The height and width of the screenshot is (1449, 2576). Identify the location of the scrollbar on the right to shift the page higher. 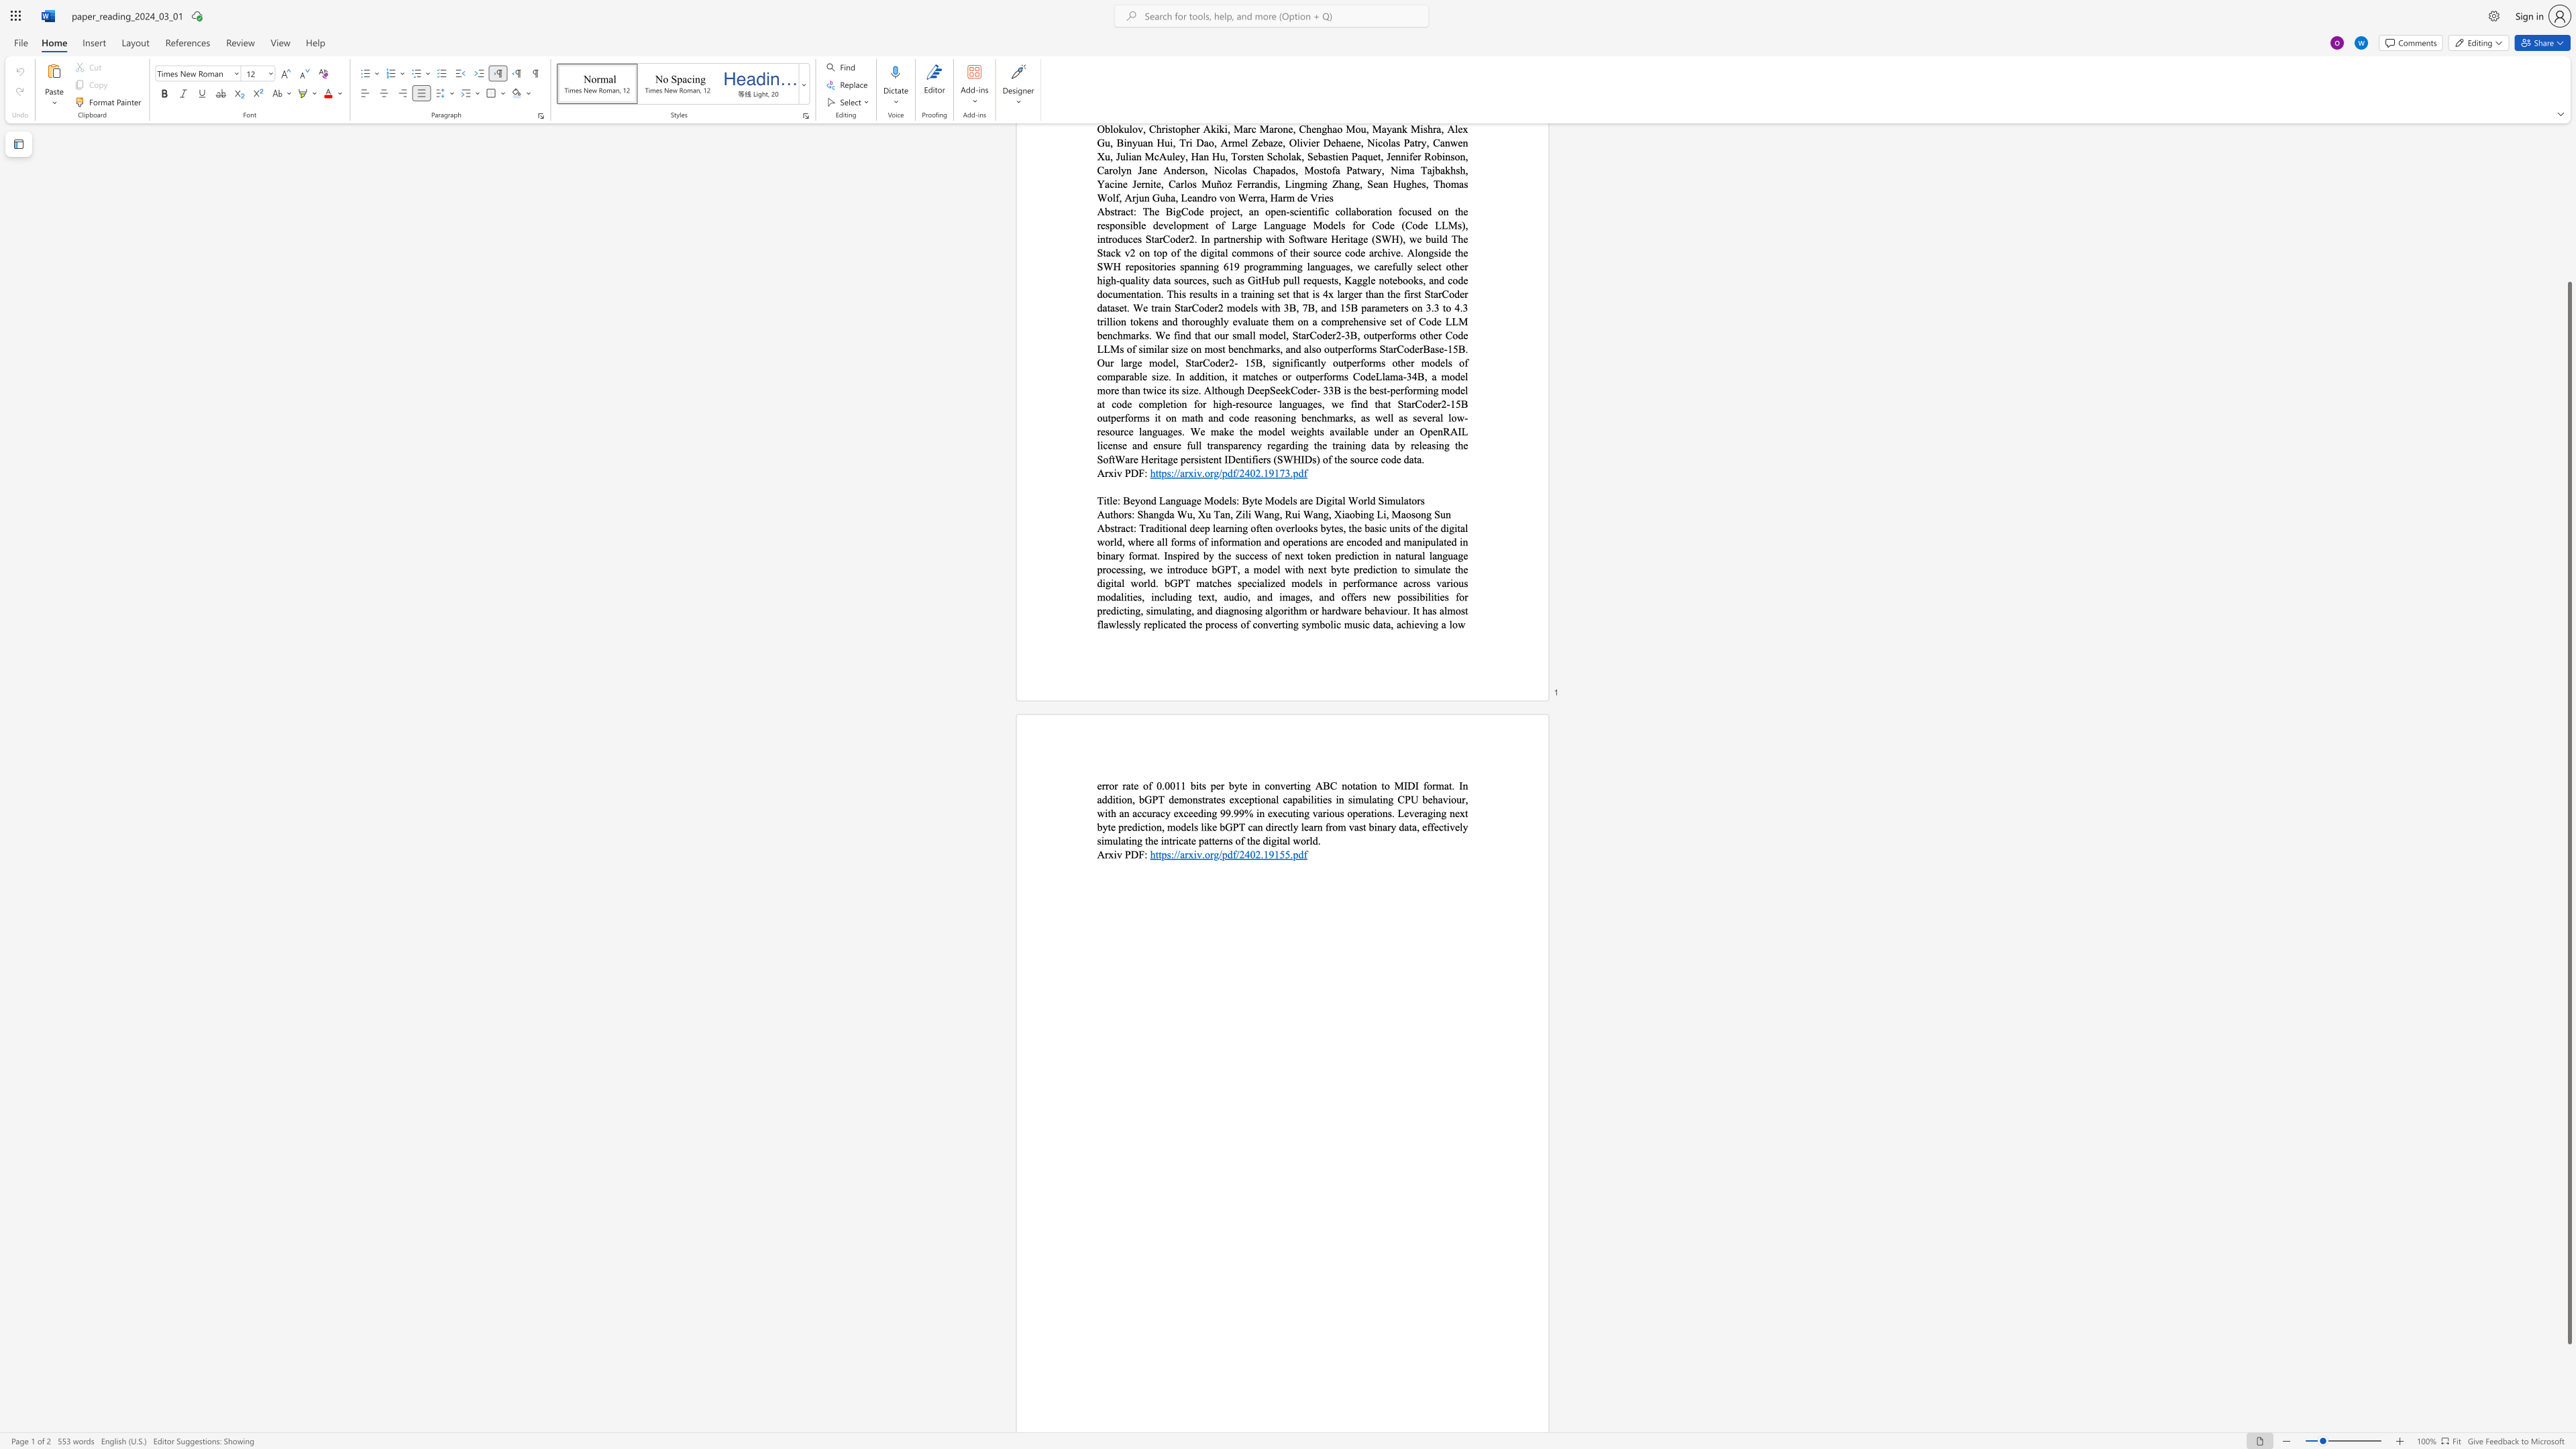
(2568, 233).